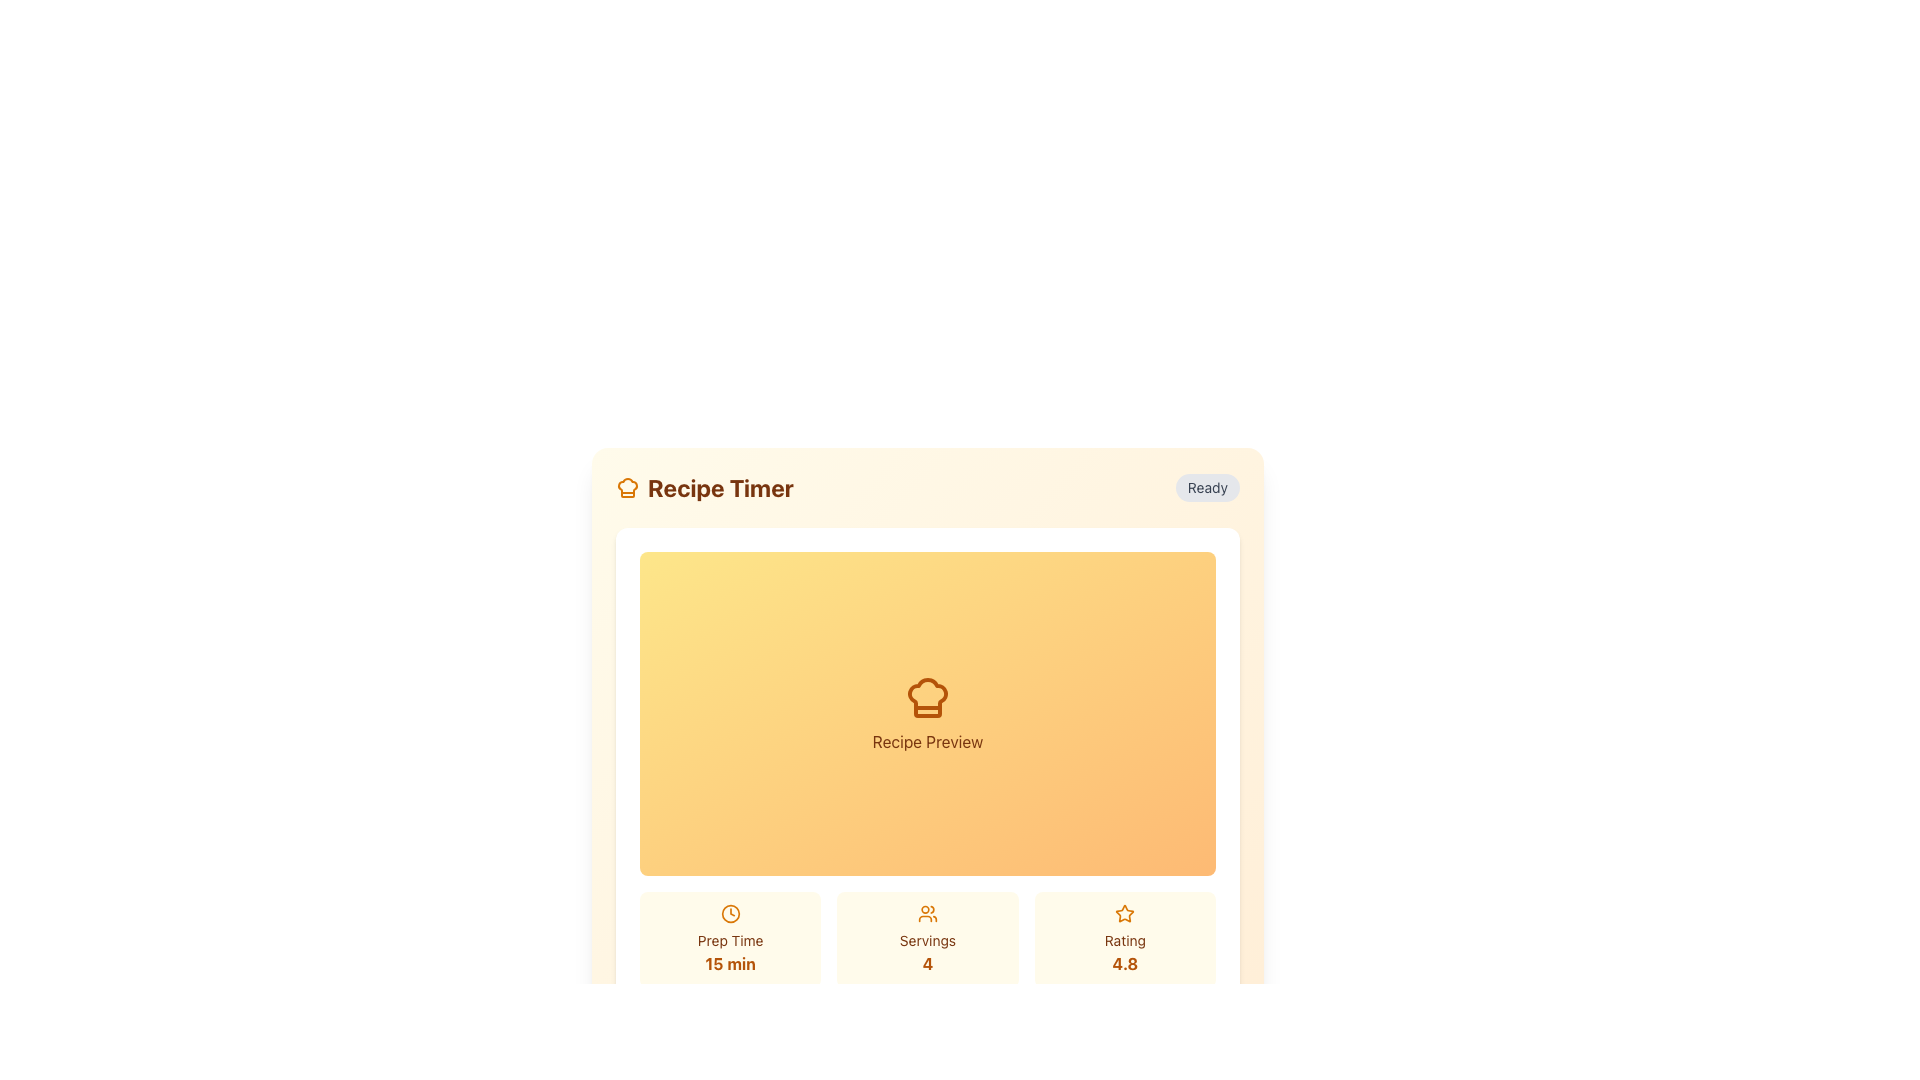 The width and height of the screenshot is (1920, 1080). What do you see at coordinates (1125, 940) in the screenshot?
I see `the Information Card that displays the rating, which is the third card in a horizontal row below the 'Recipe Preview'` at bounding box center [1125, 940].